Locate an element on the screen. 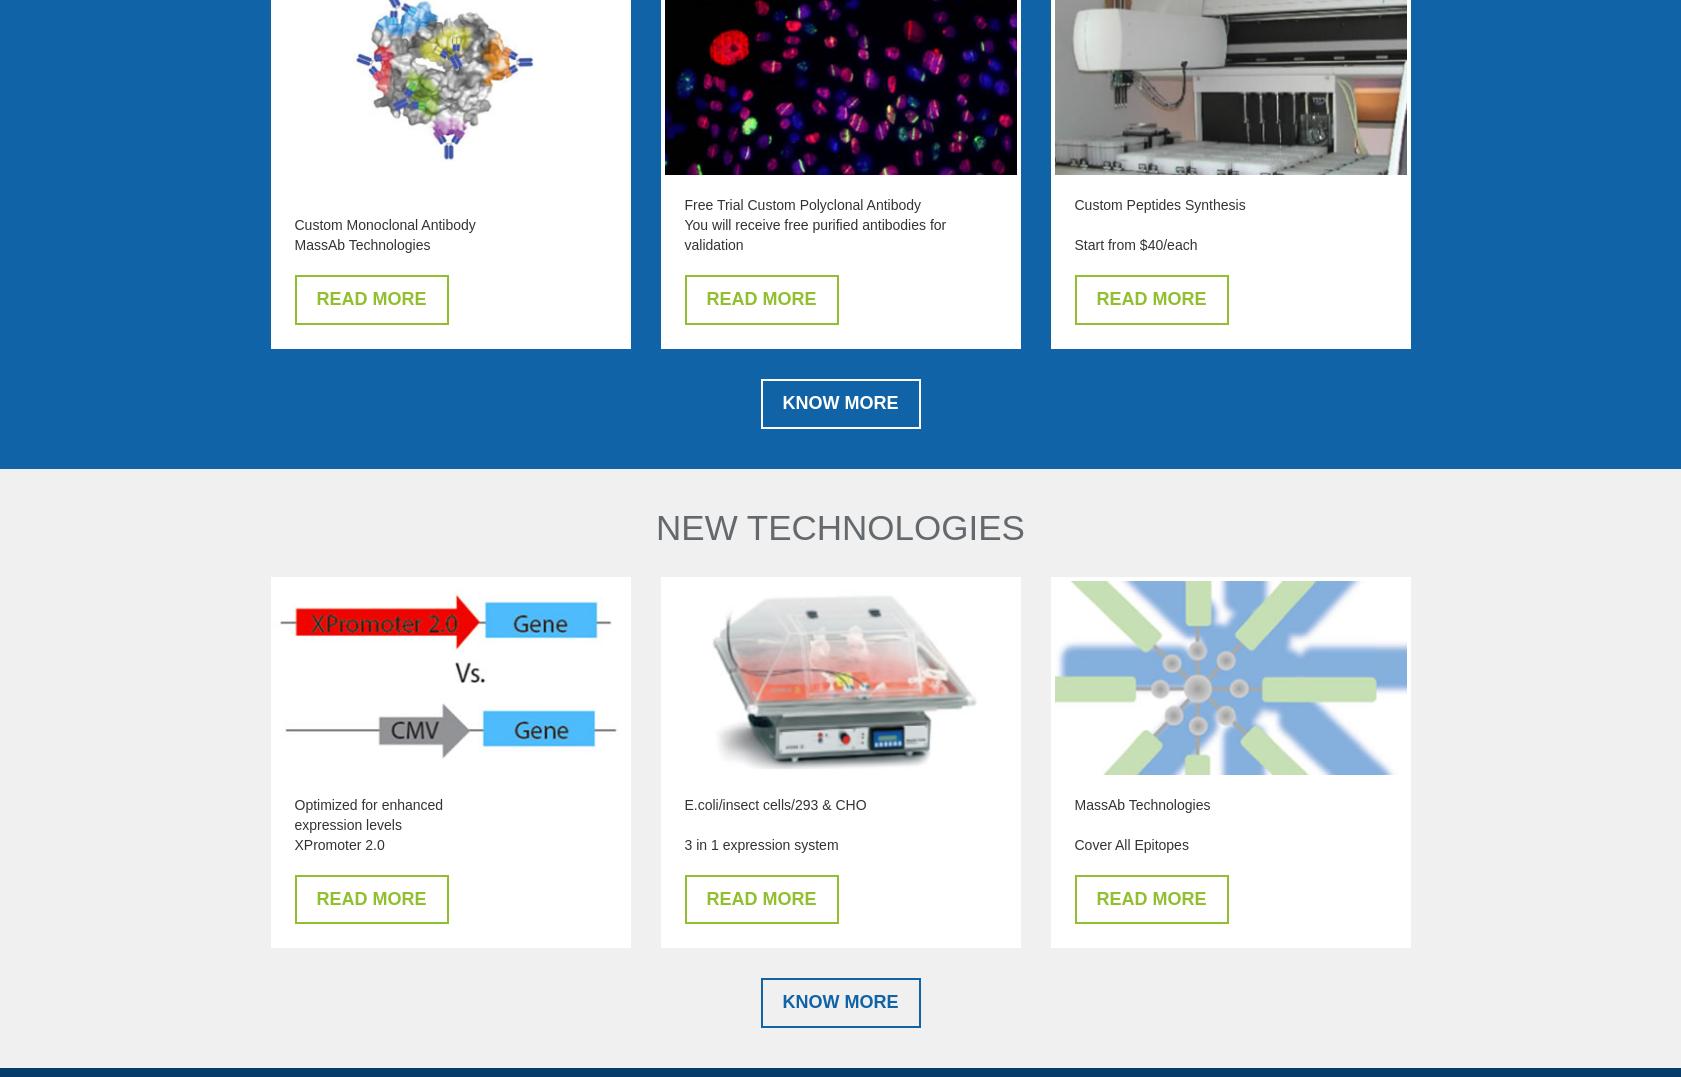  'expression levels' is located at coordinates (346, 824).